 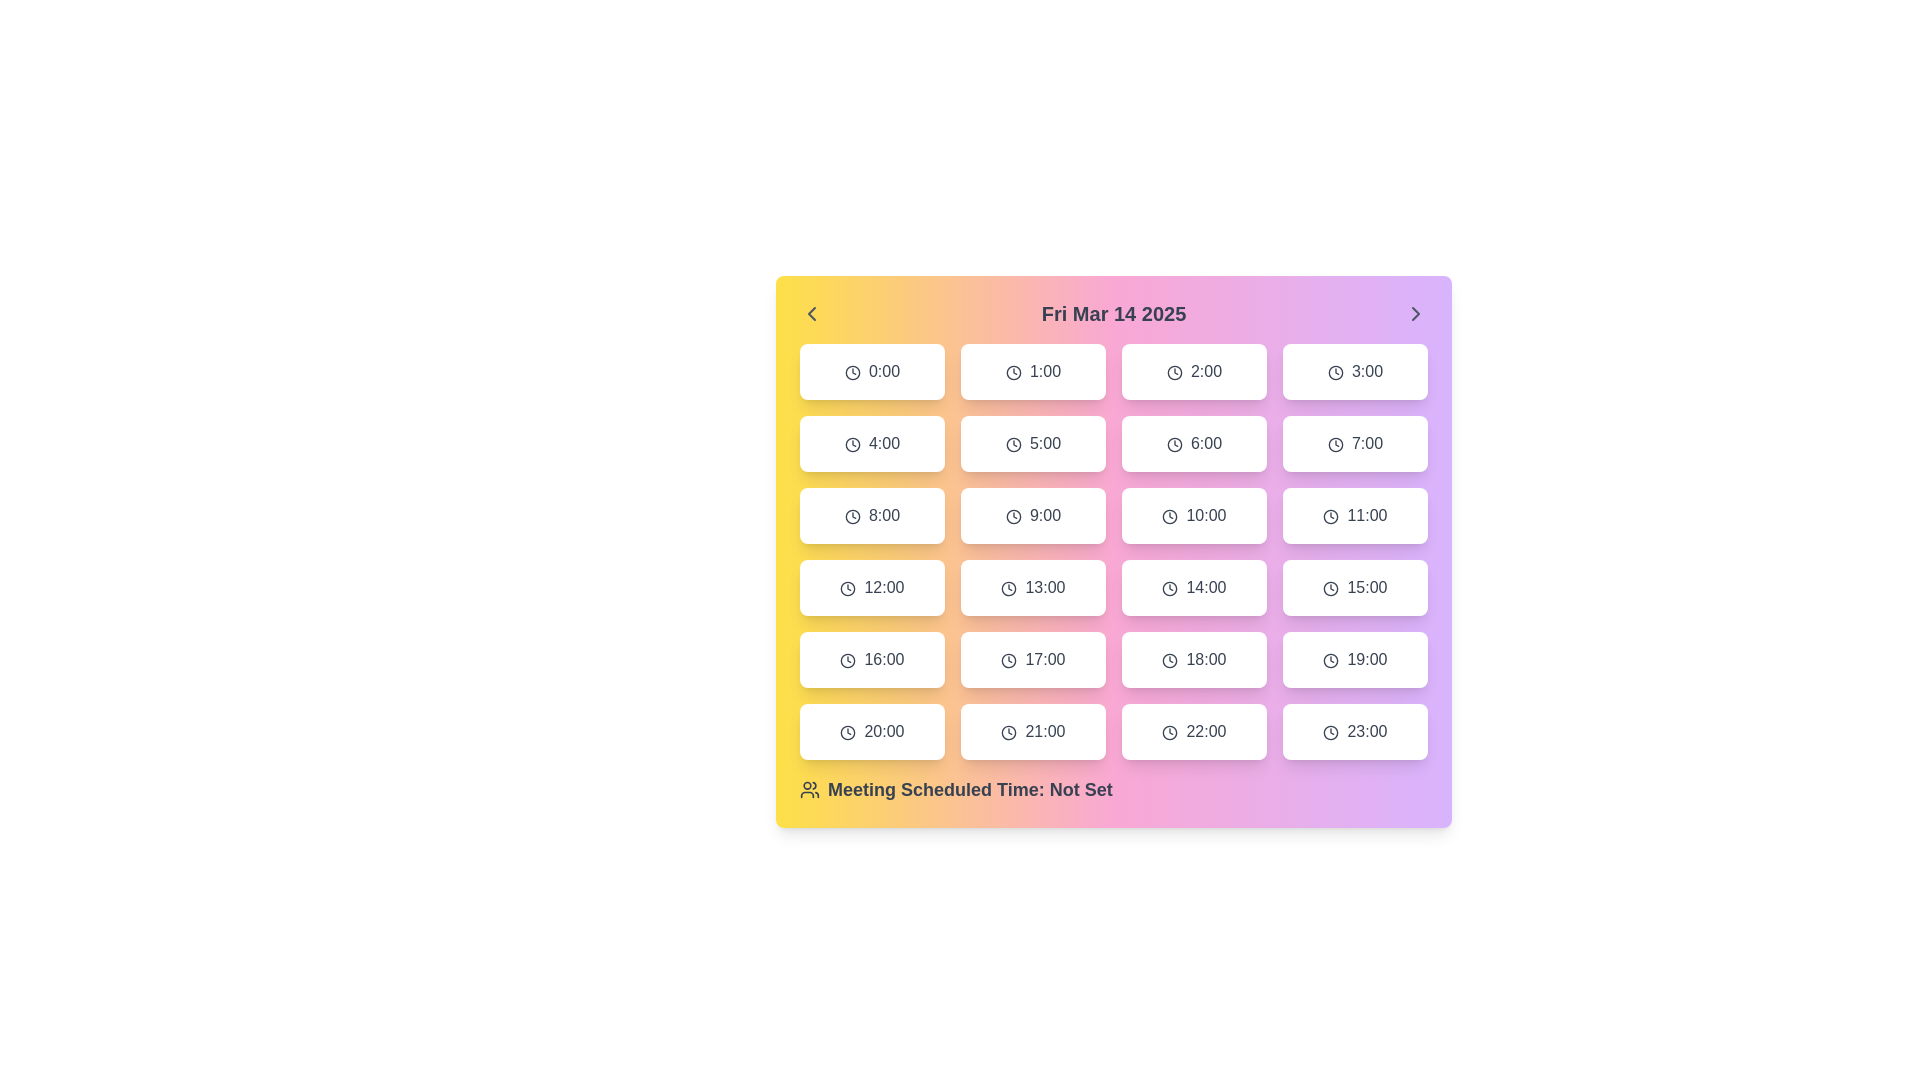 What do you see at coordinates (1013, 372) in the screenshot?
I see `the SVG Circle element, which is part of a clock icon located in the second grid cell of the topmost row in a 6x4 grid layout` at bounding box center [1013, 372].